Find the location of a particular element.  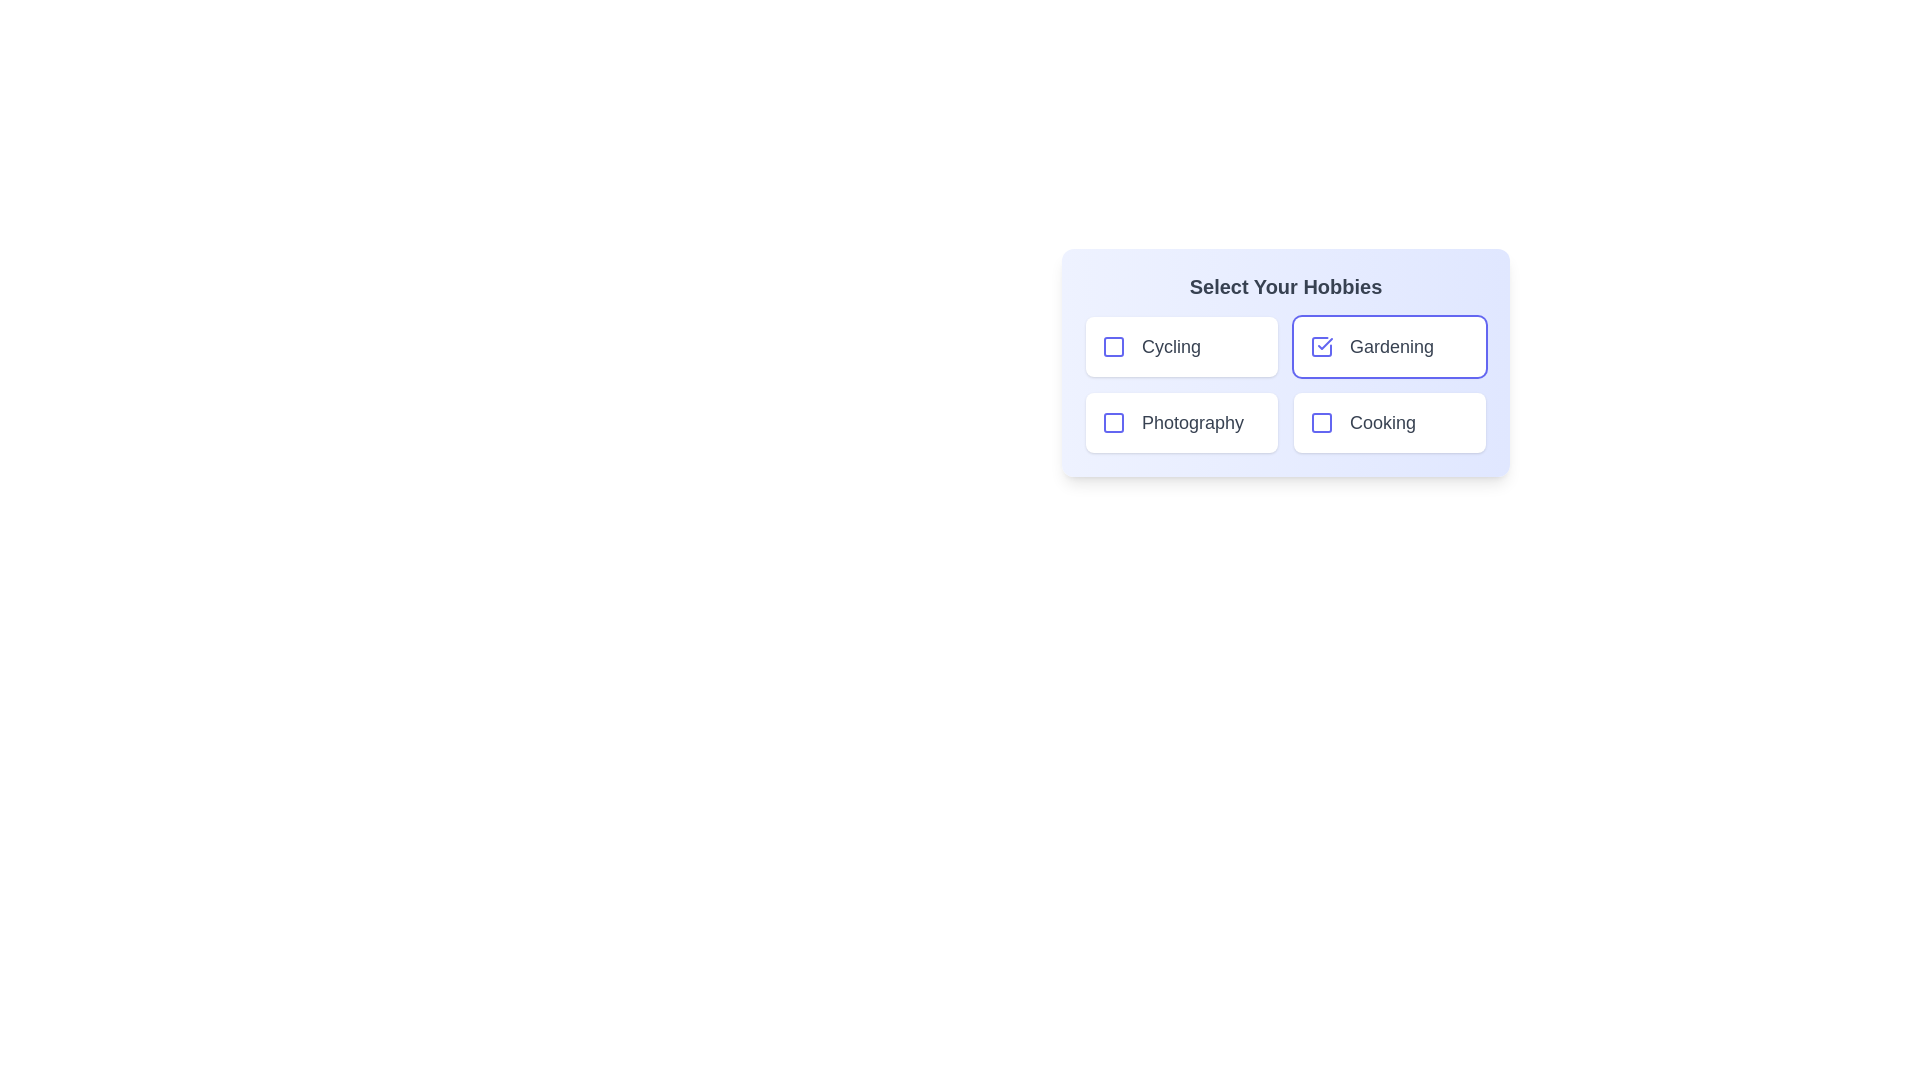

the hobby item Cycling to observe its hover effect is located at coordinates (1181, 346).